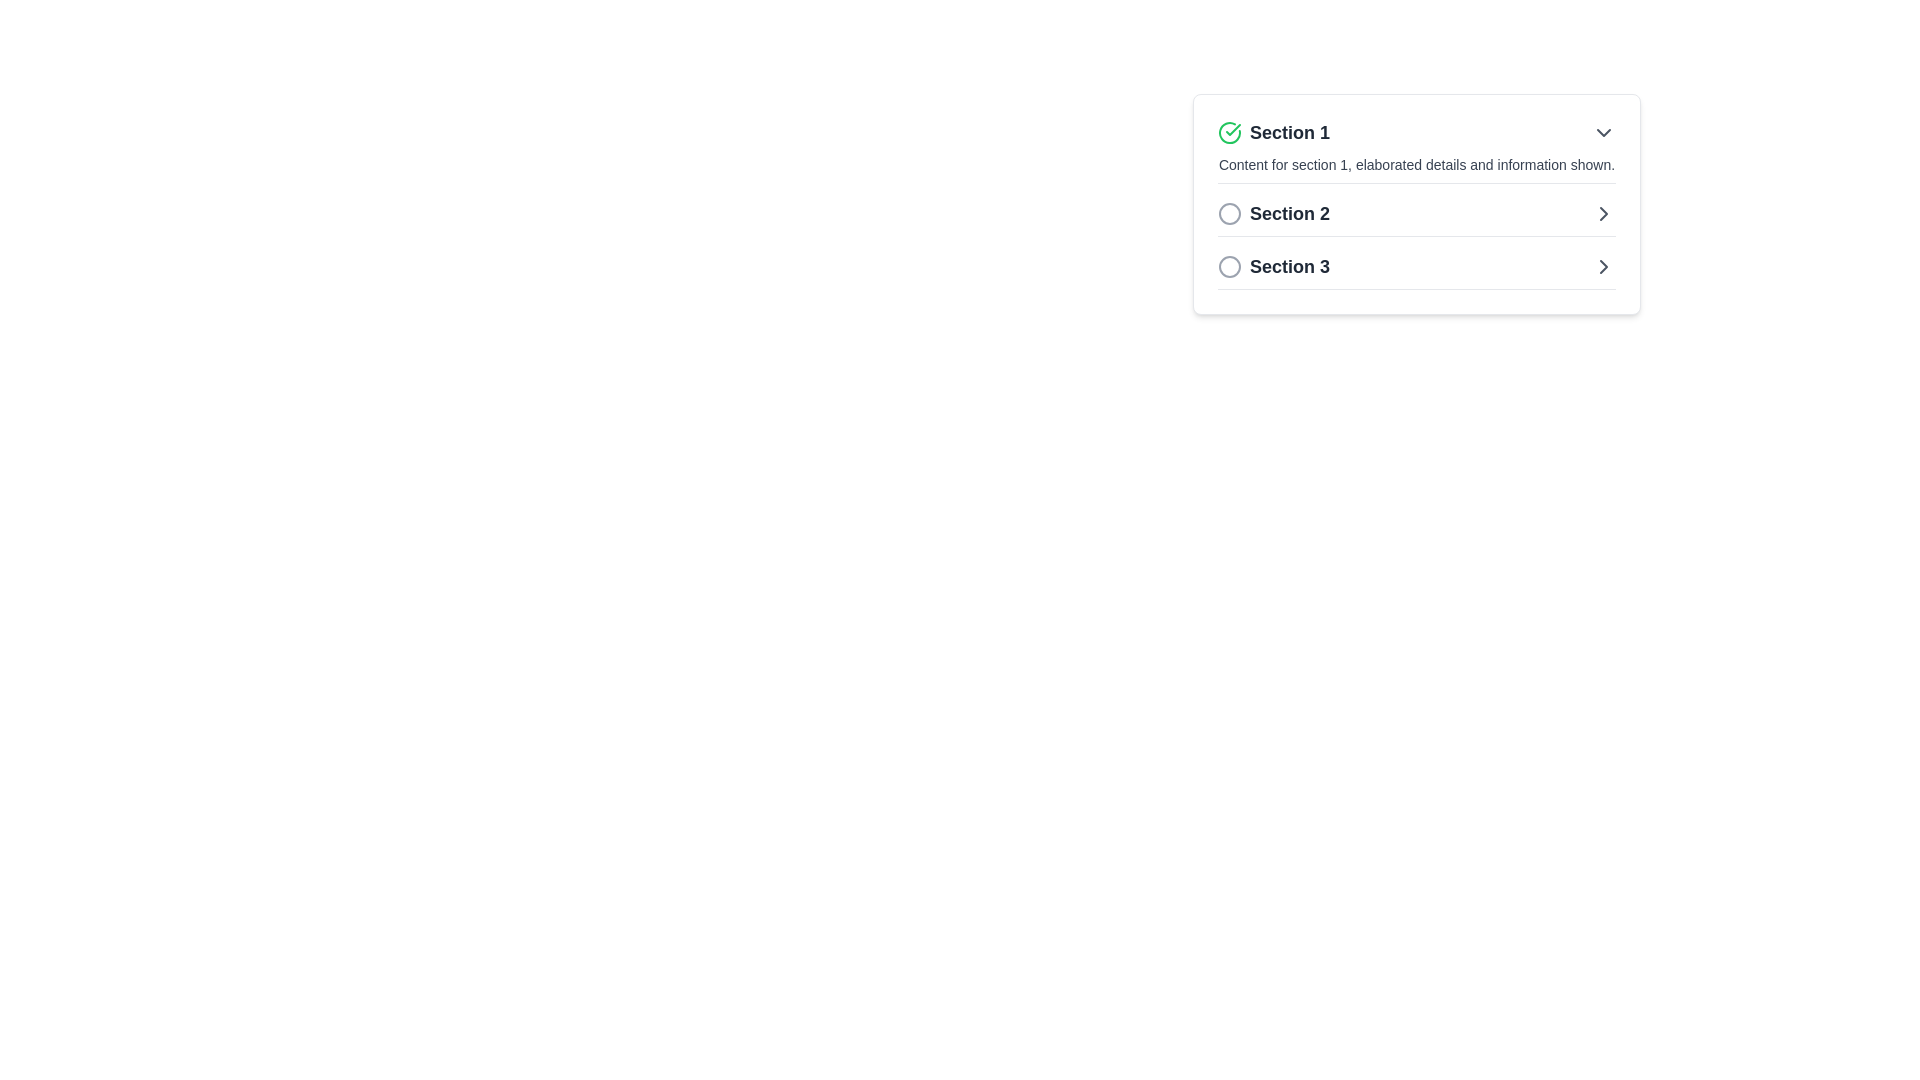  Describe the element at coordinates (1603, 213) in the screenshot. I see `the right-pointing chevron icon` at that location.